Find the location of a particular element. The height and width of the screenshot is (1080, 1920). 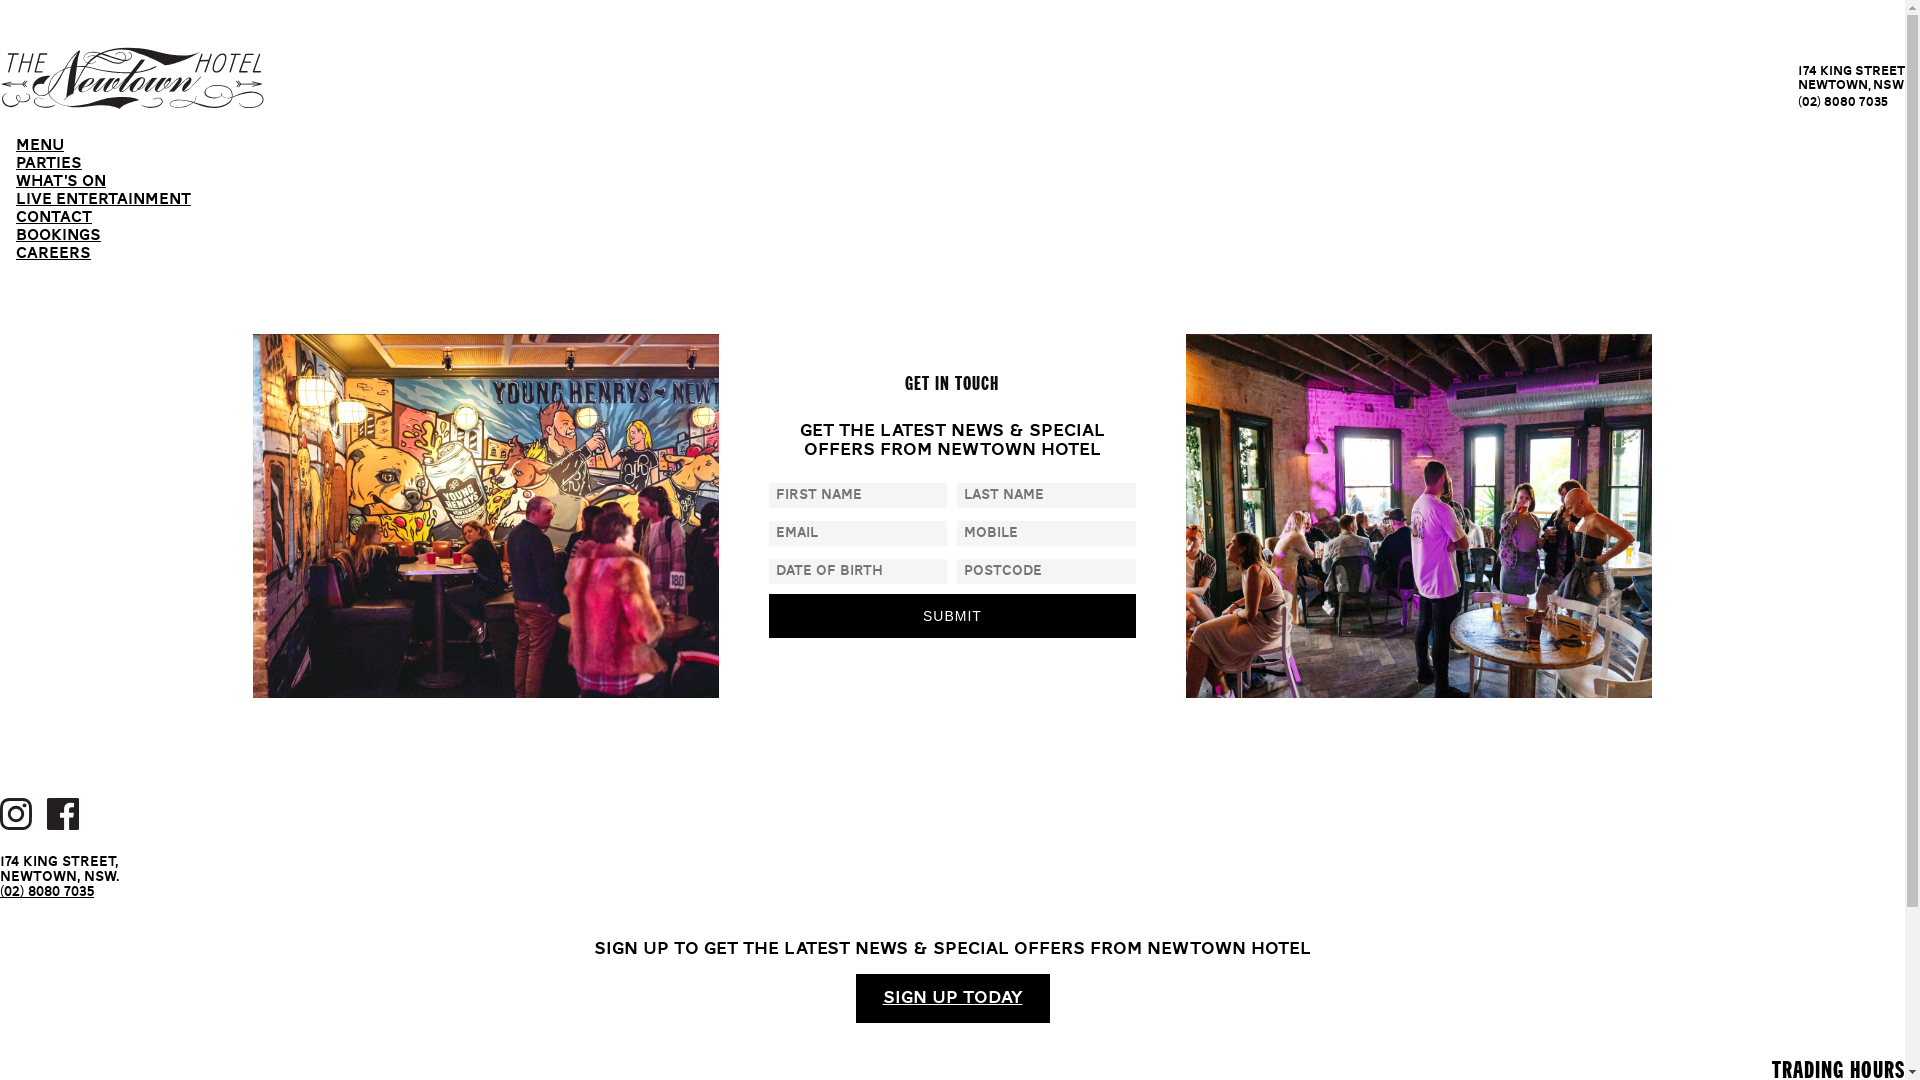

'CONTACT' is located at coordinates (9, 219).